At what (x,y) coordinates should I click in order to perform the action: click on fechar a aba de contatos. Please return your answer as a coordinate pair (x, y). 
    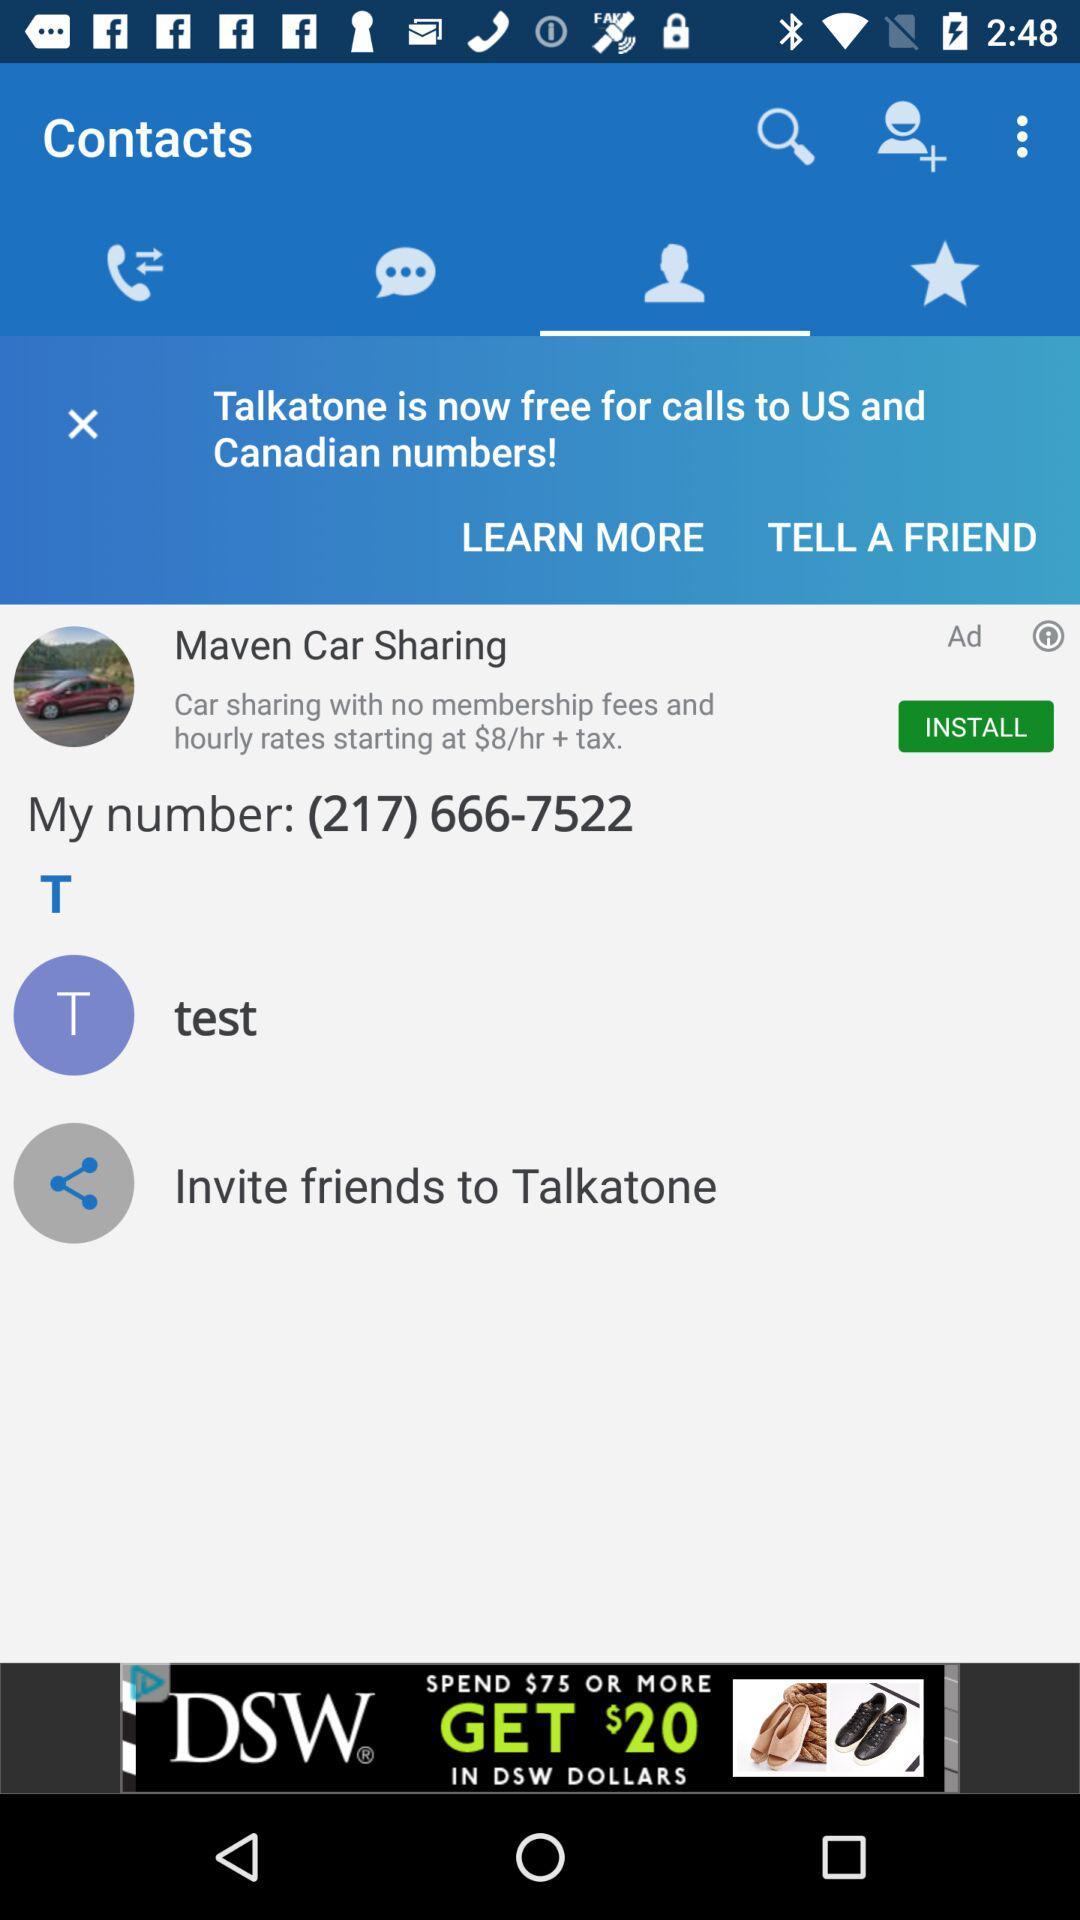
    Looking at the image, I should click on (81, 419).